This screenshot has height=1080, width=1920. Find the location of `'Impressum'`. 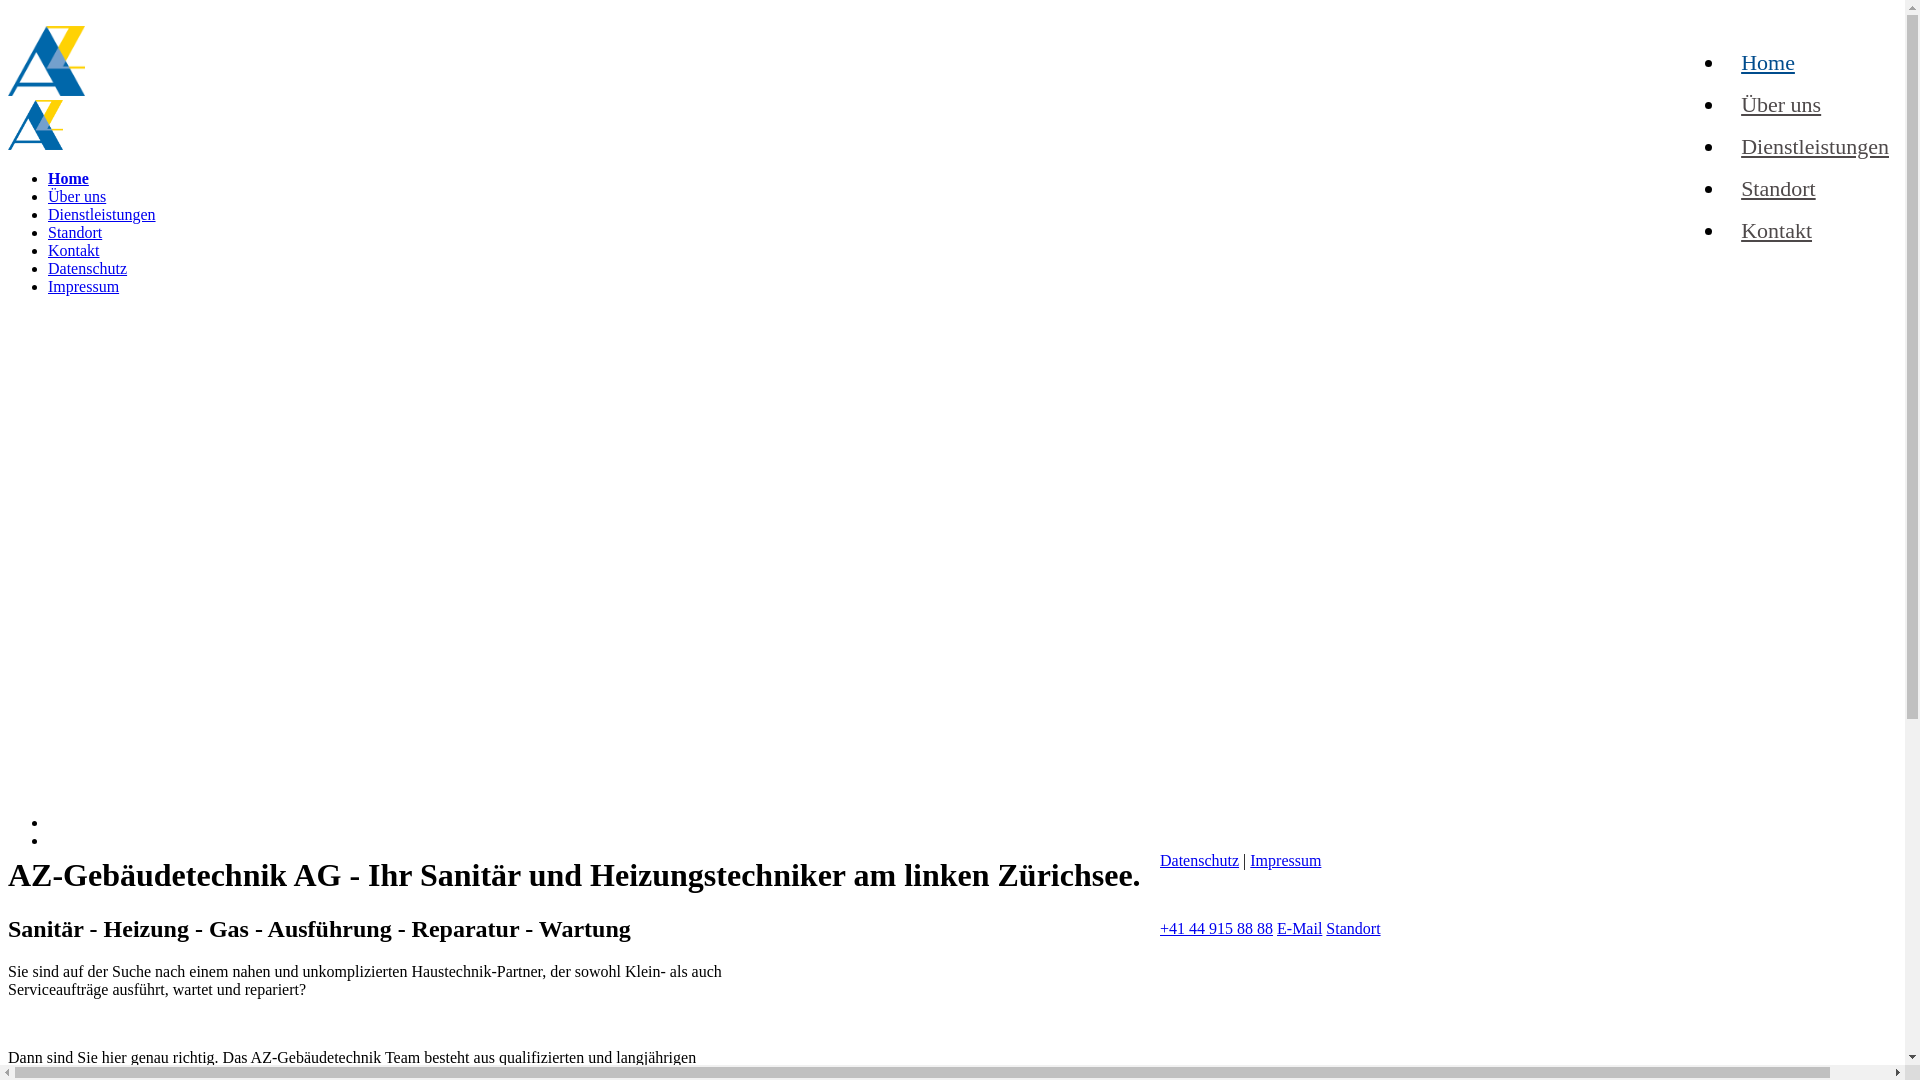

'Impressum' is located at coordinates (1285, 859).